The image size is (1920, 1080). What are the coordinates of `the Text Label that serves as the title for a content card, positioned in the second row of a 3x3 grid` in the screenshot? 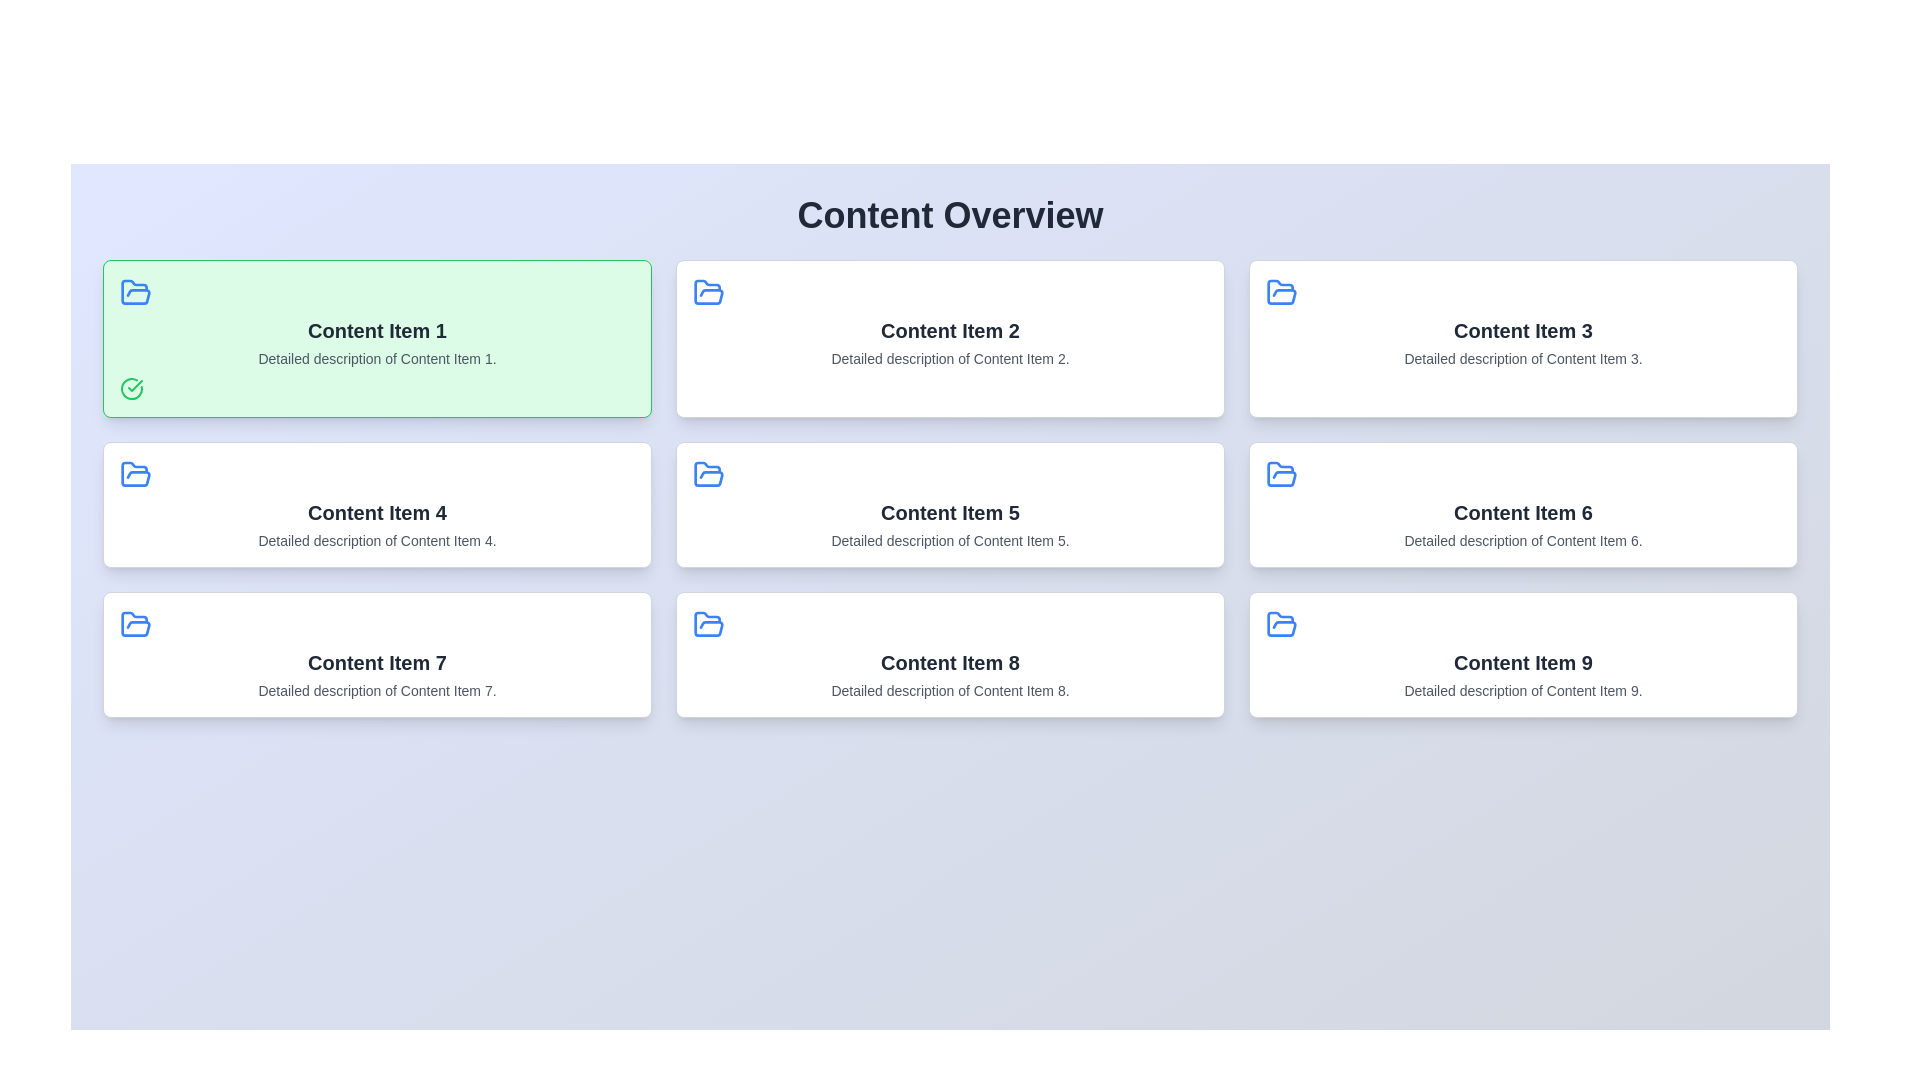 It's located at (377, 512).